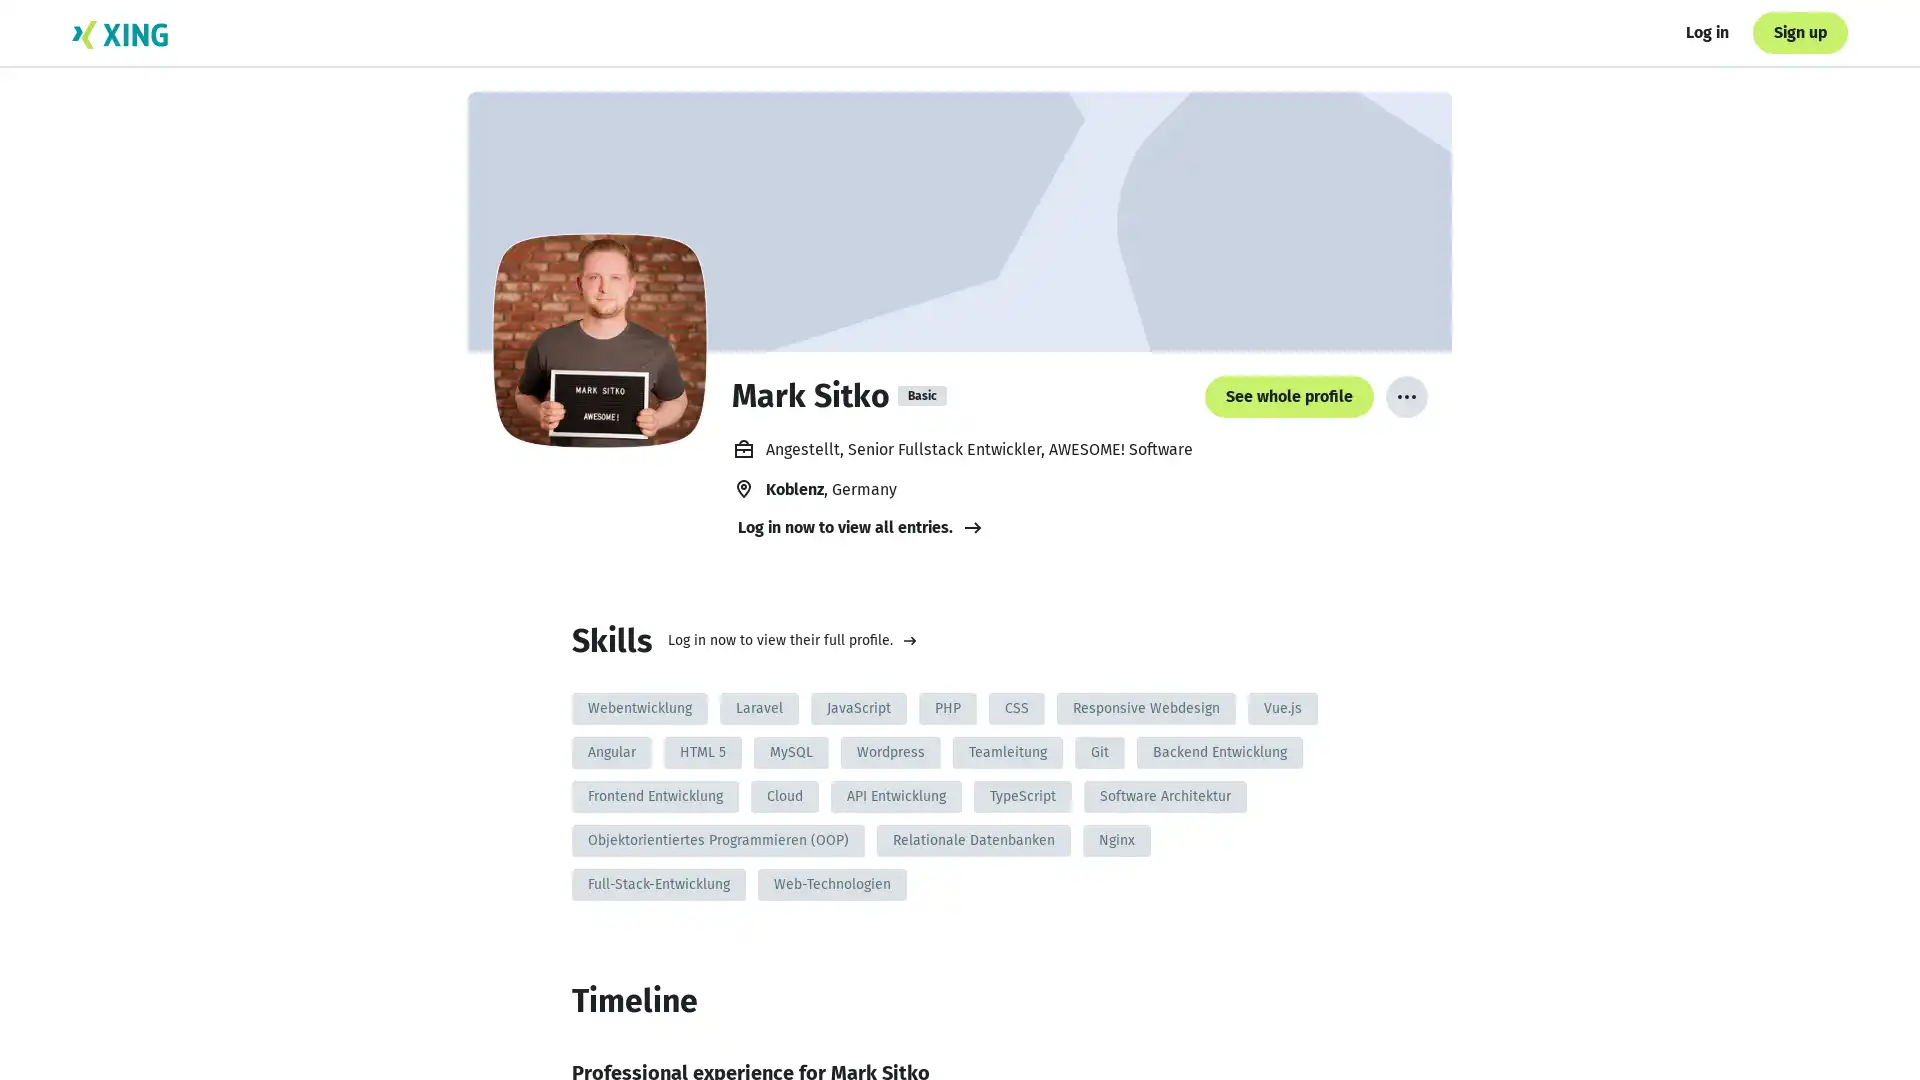 The width and height of the screenshot is (1920, 1080). I want to click on Log in now to view their full profile., so click(791, 640).